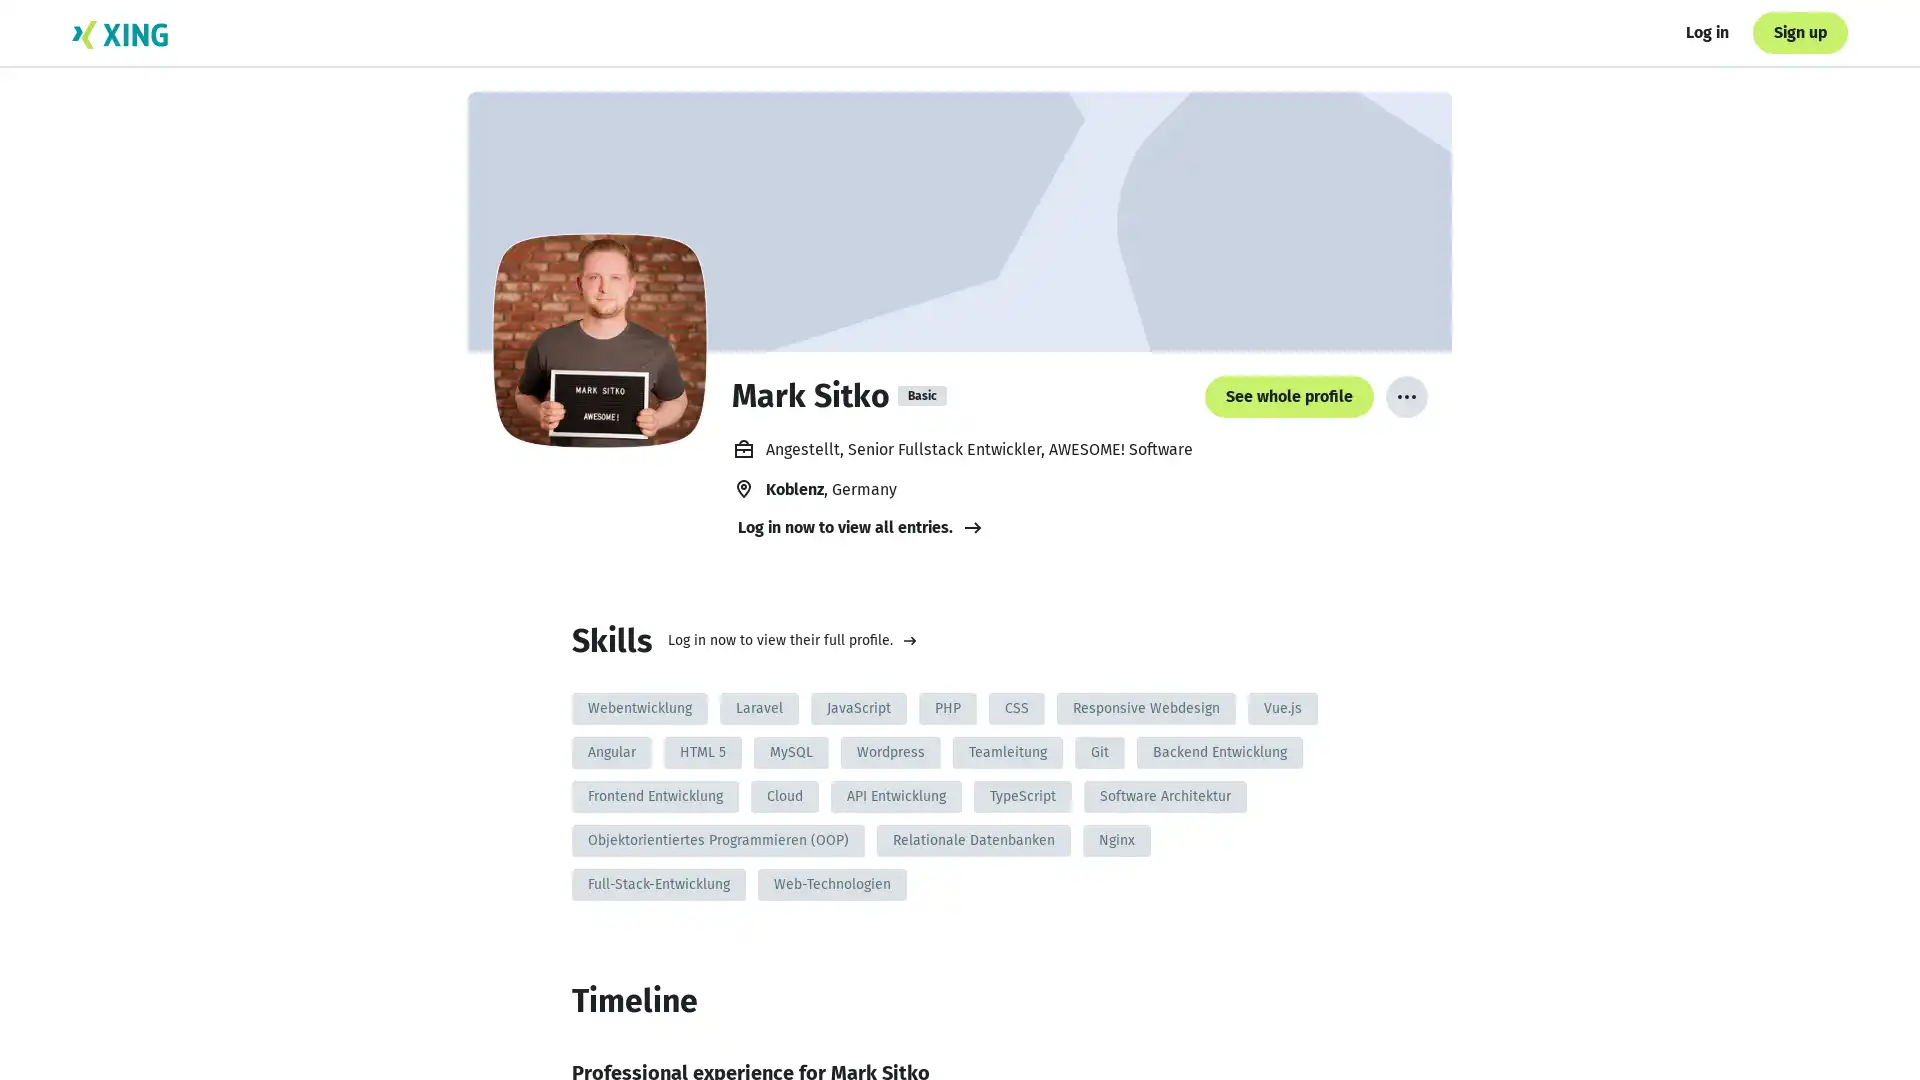 The width and height of the screenshot is (1920, 1080). I want to click on Log in now to view their full profile., so click(791, 640).